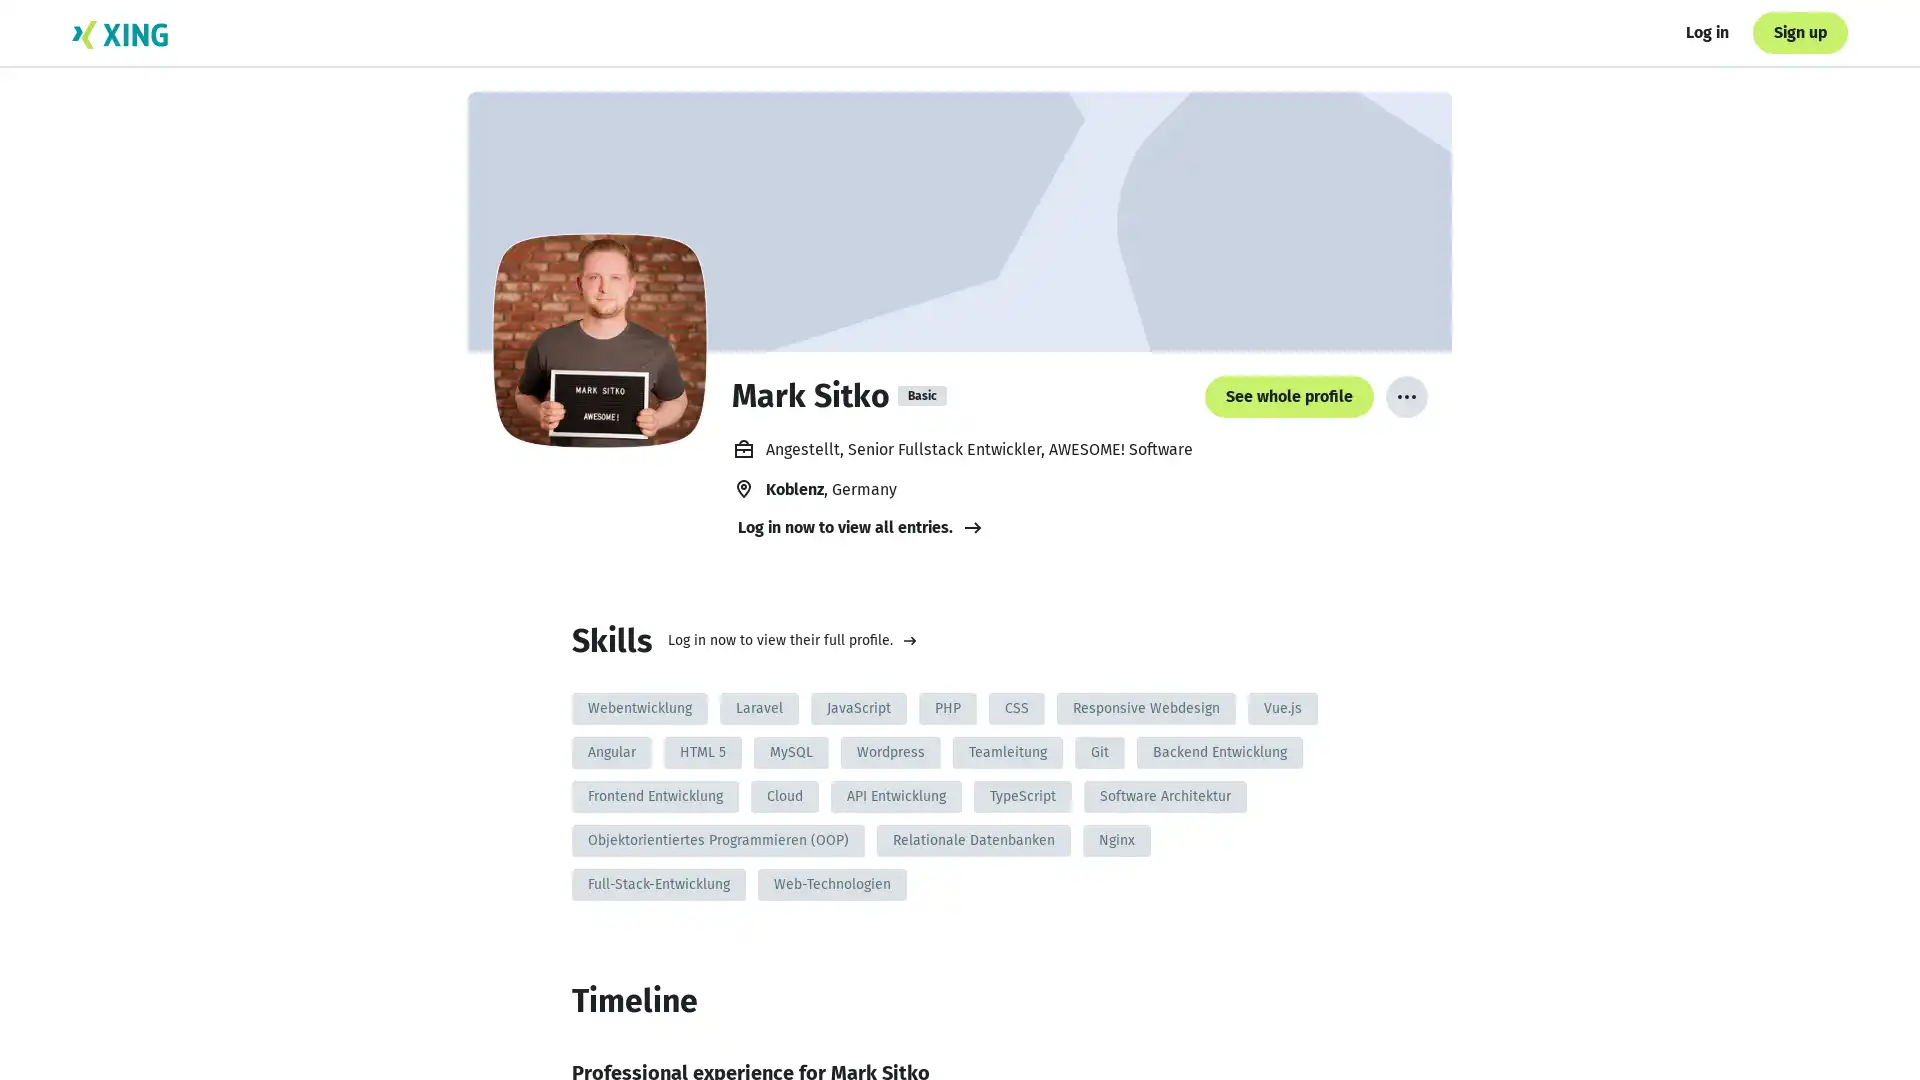 The width and height of the screenshot is (1920, 1080). I want to click on Log in now to view their full profile., so click(791, 640).